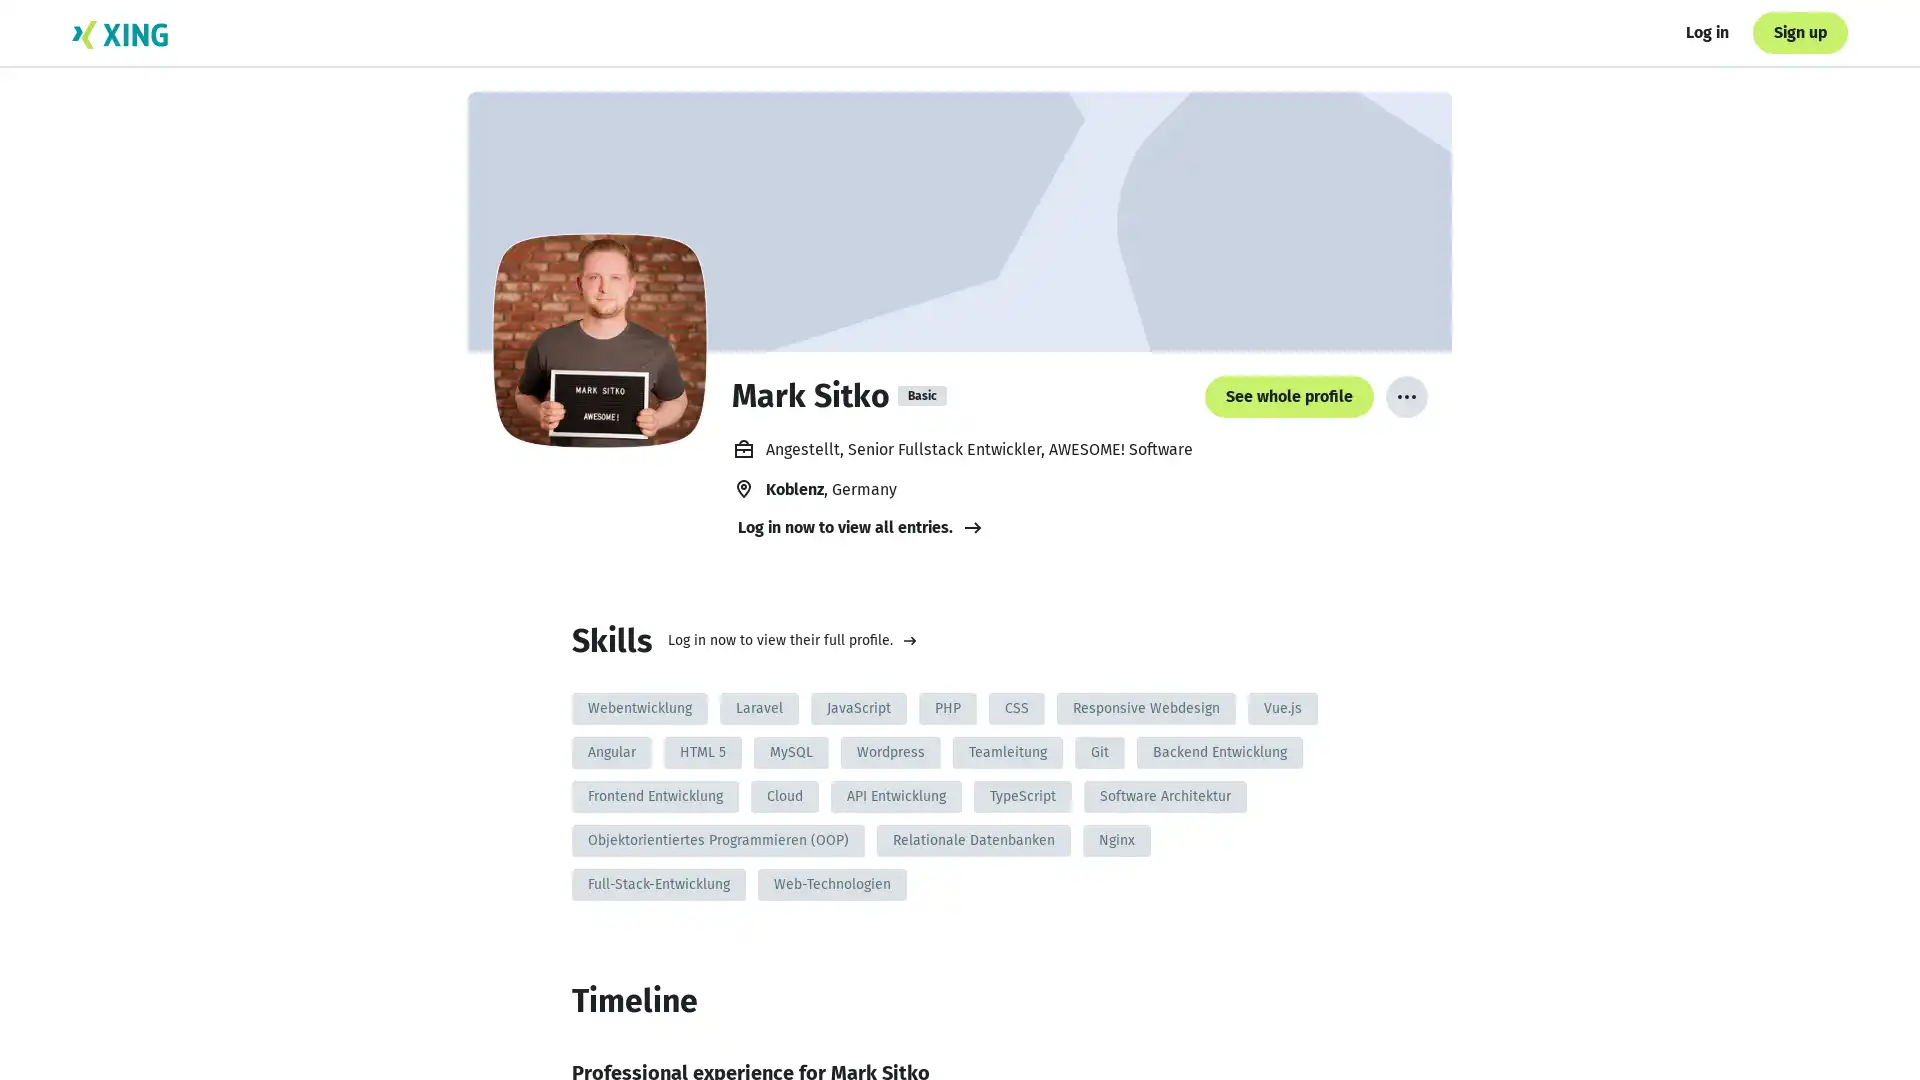 The width and height of the screenshot is (1920, 1080). I want to click on Log in now to view their full profile., so click(791, 640).